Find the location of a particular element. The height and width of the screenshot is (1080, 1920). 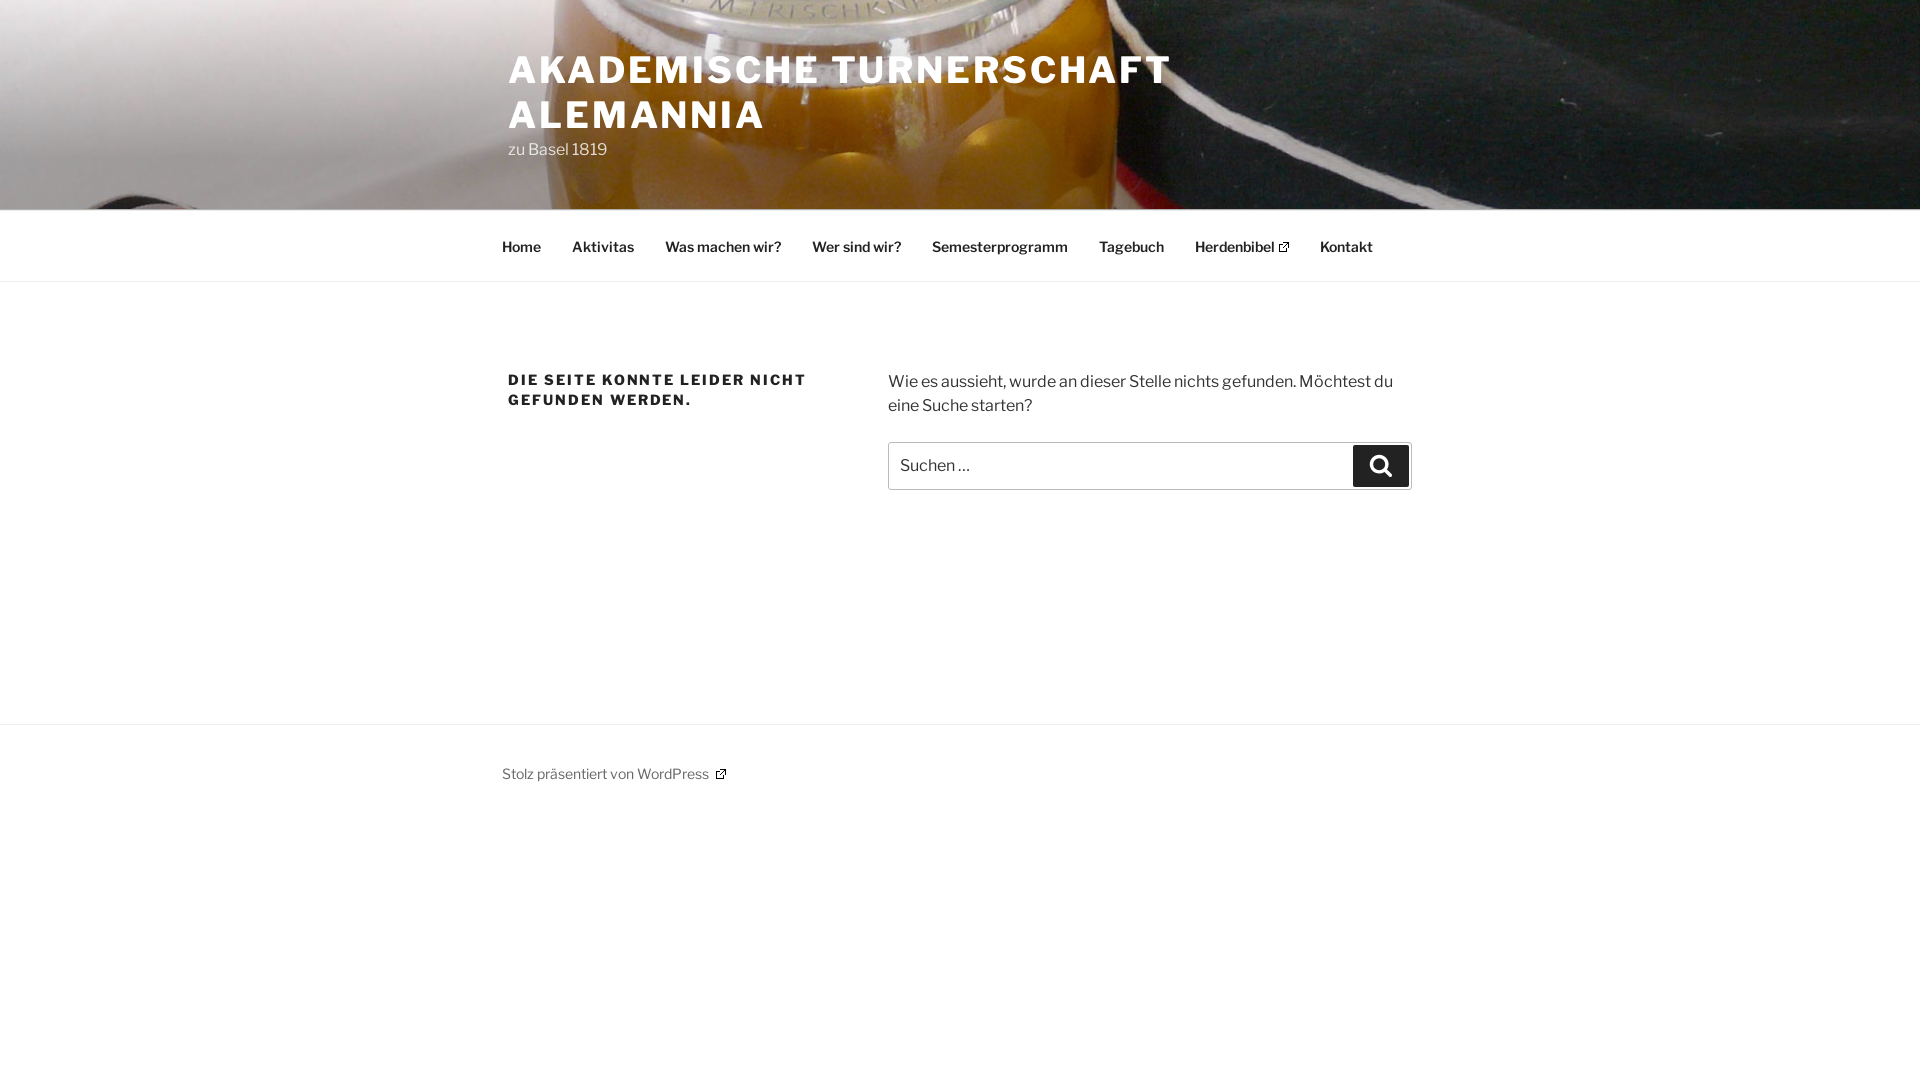

'Tagebuch' is located at coordinates (1131, 245).